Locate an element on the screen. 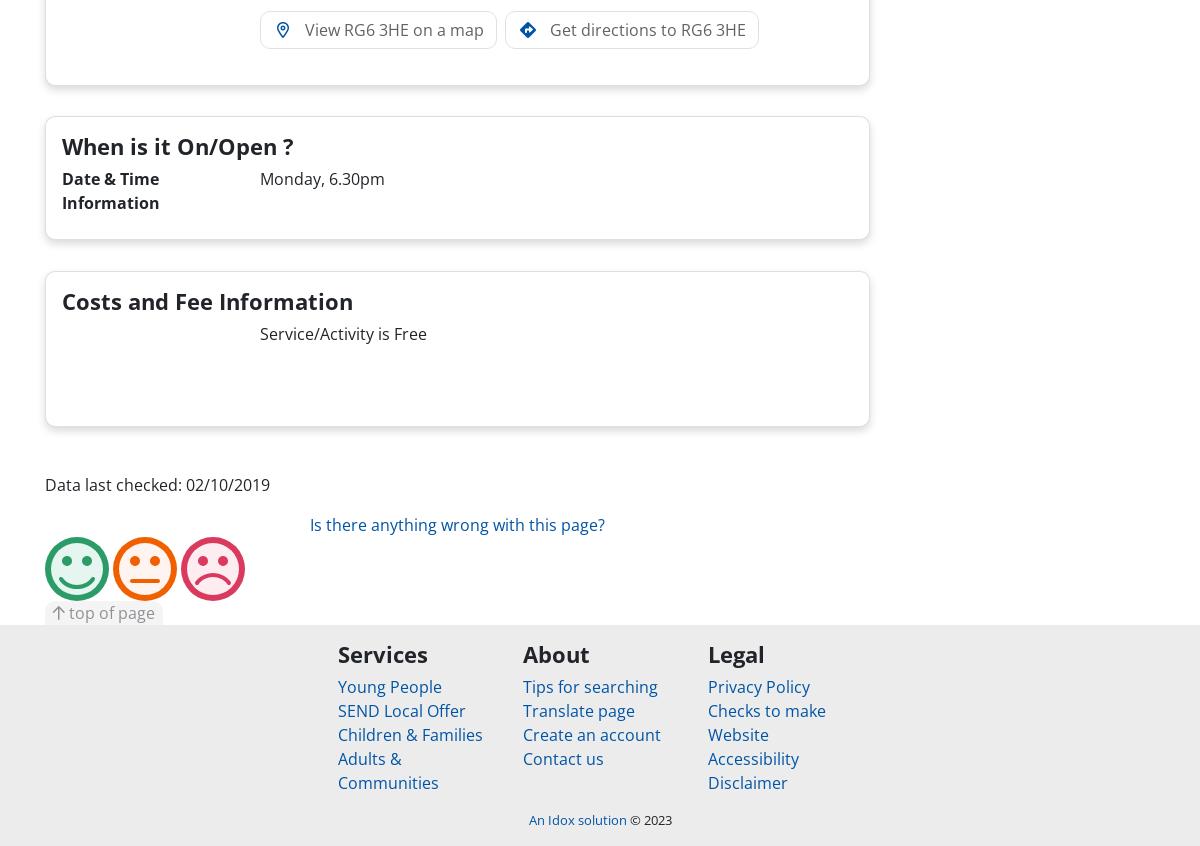 The height and width of the screenshot is (846, 1200). 'About' is located at coordinates (554, 653).